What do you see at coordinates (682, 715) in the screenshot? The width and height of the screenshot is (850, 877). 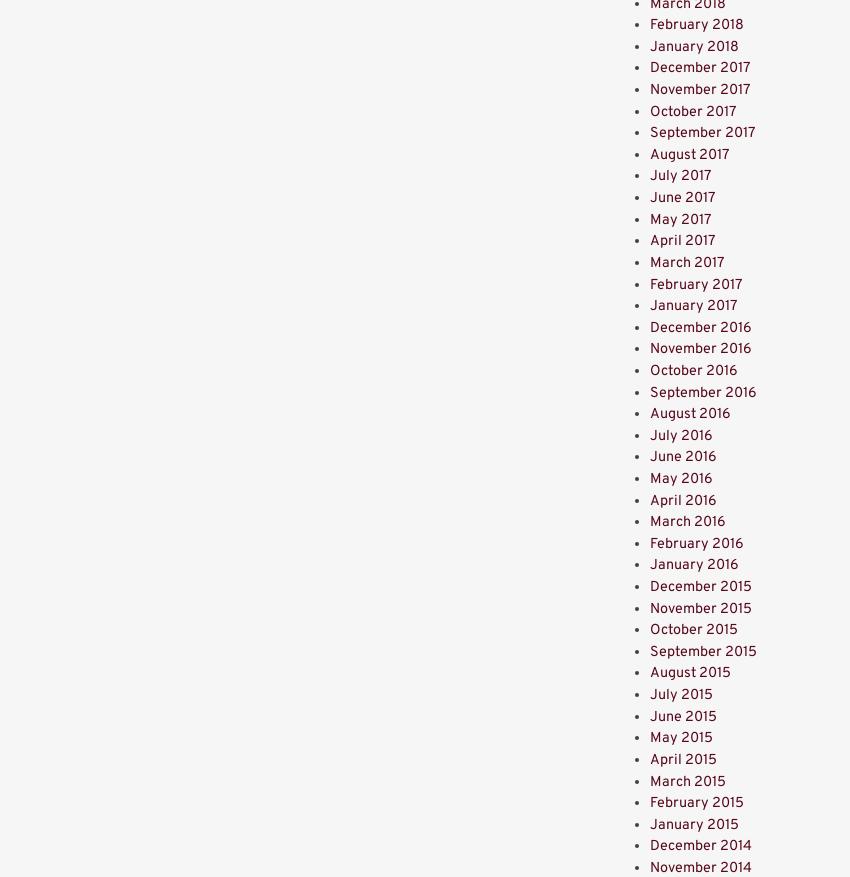 I see `'June 2015'` at bounding box center [682, 715].